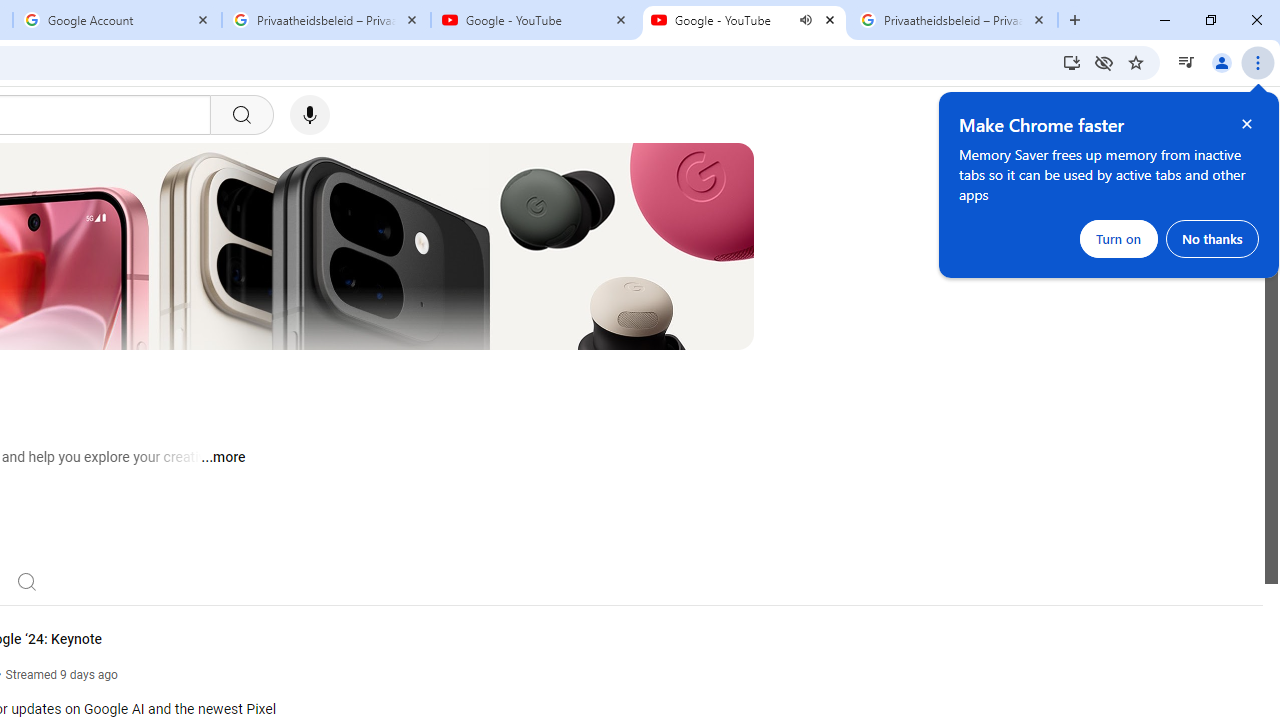  Describe the element at coordinates (1211, 238) in the screenshot. I see `'No thanks'` at that location.